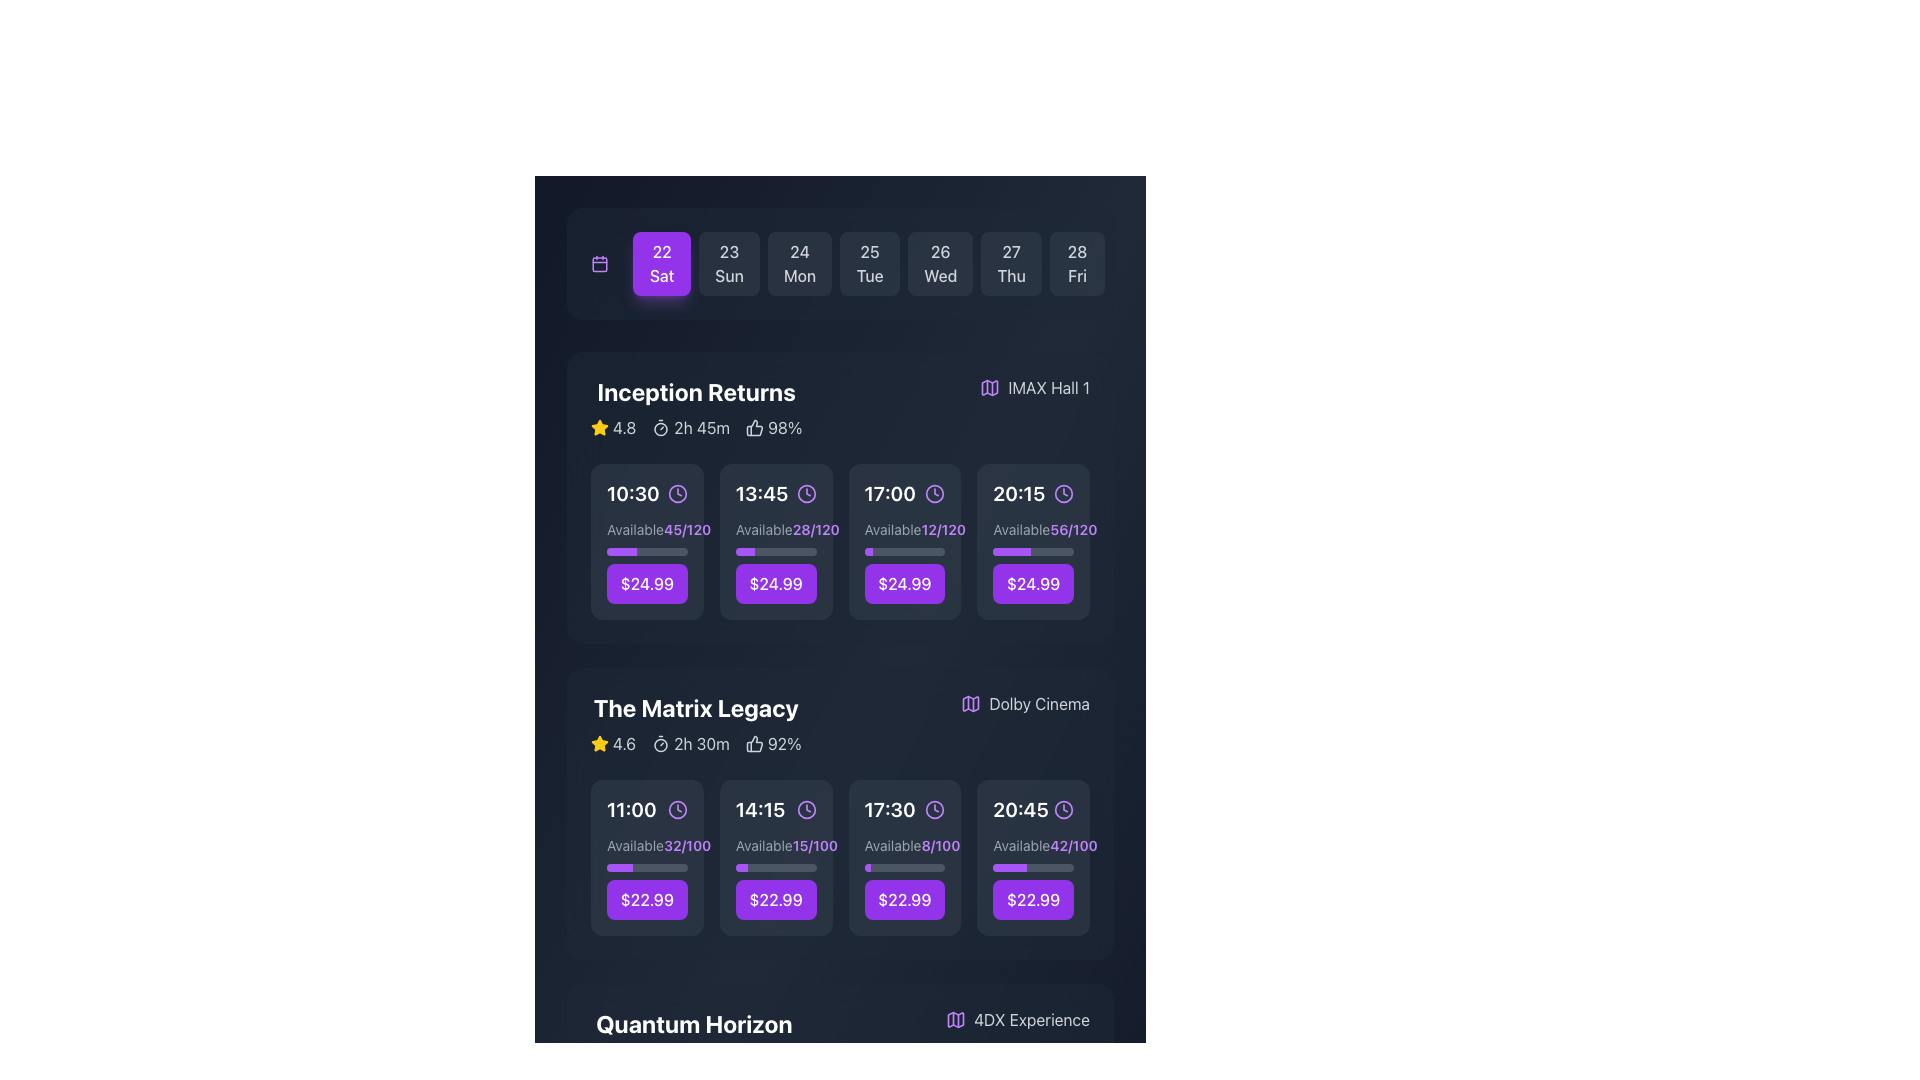 This screenshot has width=1920, height=1080. What do you see at coordinates (647, 898) in the screenshot?
I see `the price button for the showtime '11:00' under 'The Matrix Legacy' section` at bounding box center [647, 898].